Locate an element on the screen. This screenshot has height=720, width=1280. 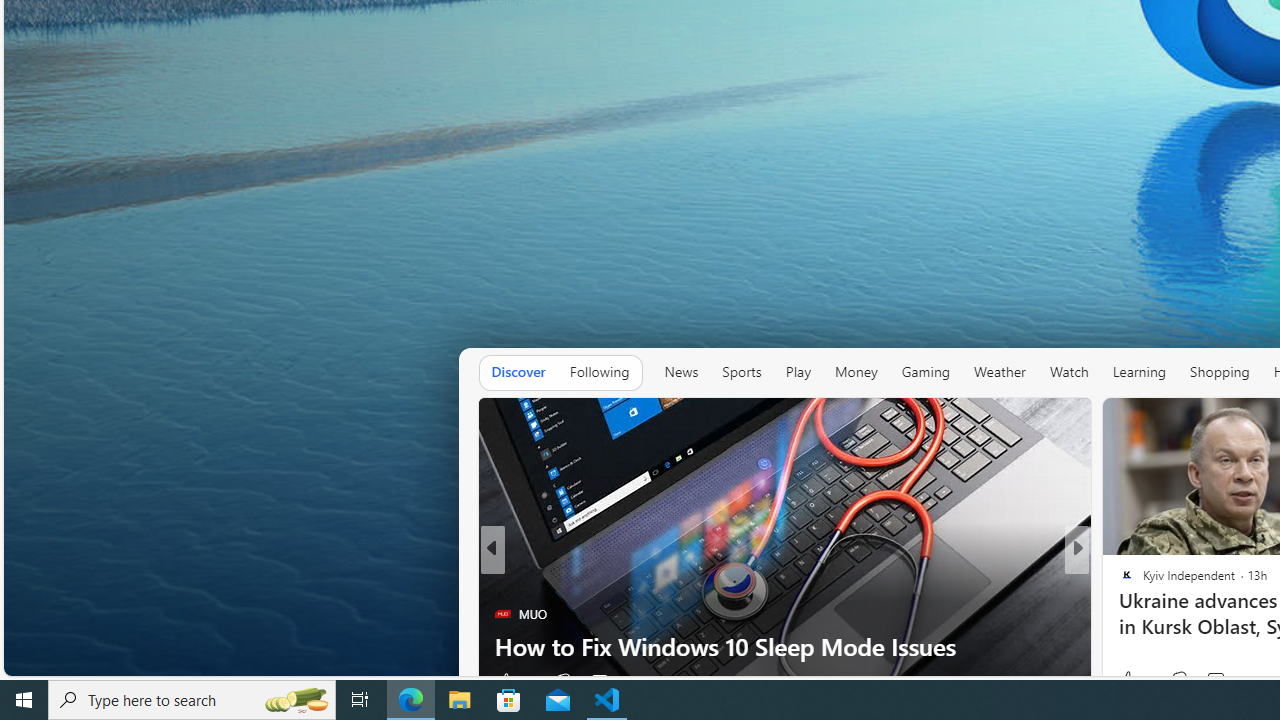
'View comments 382 Comment' is located at coordinates (1214, 680).